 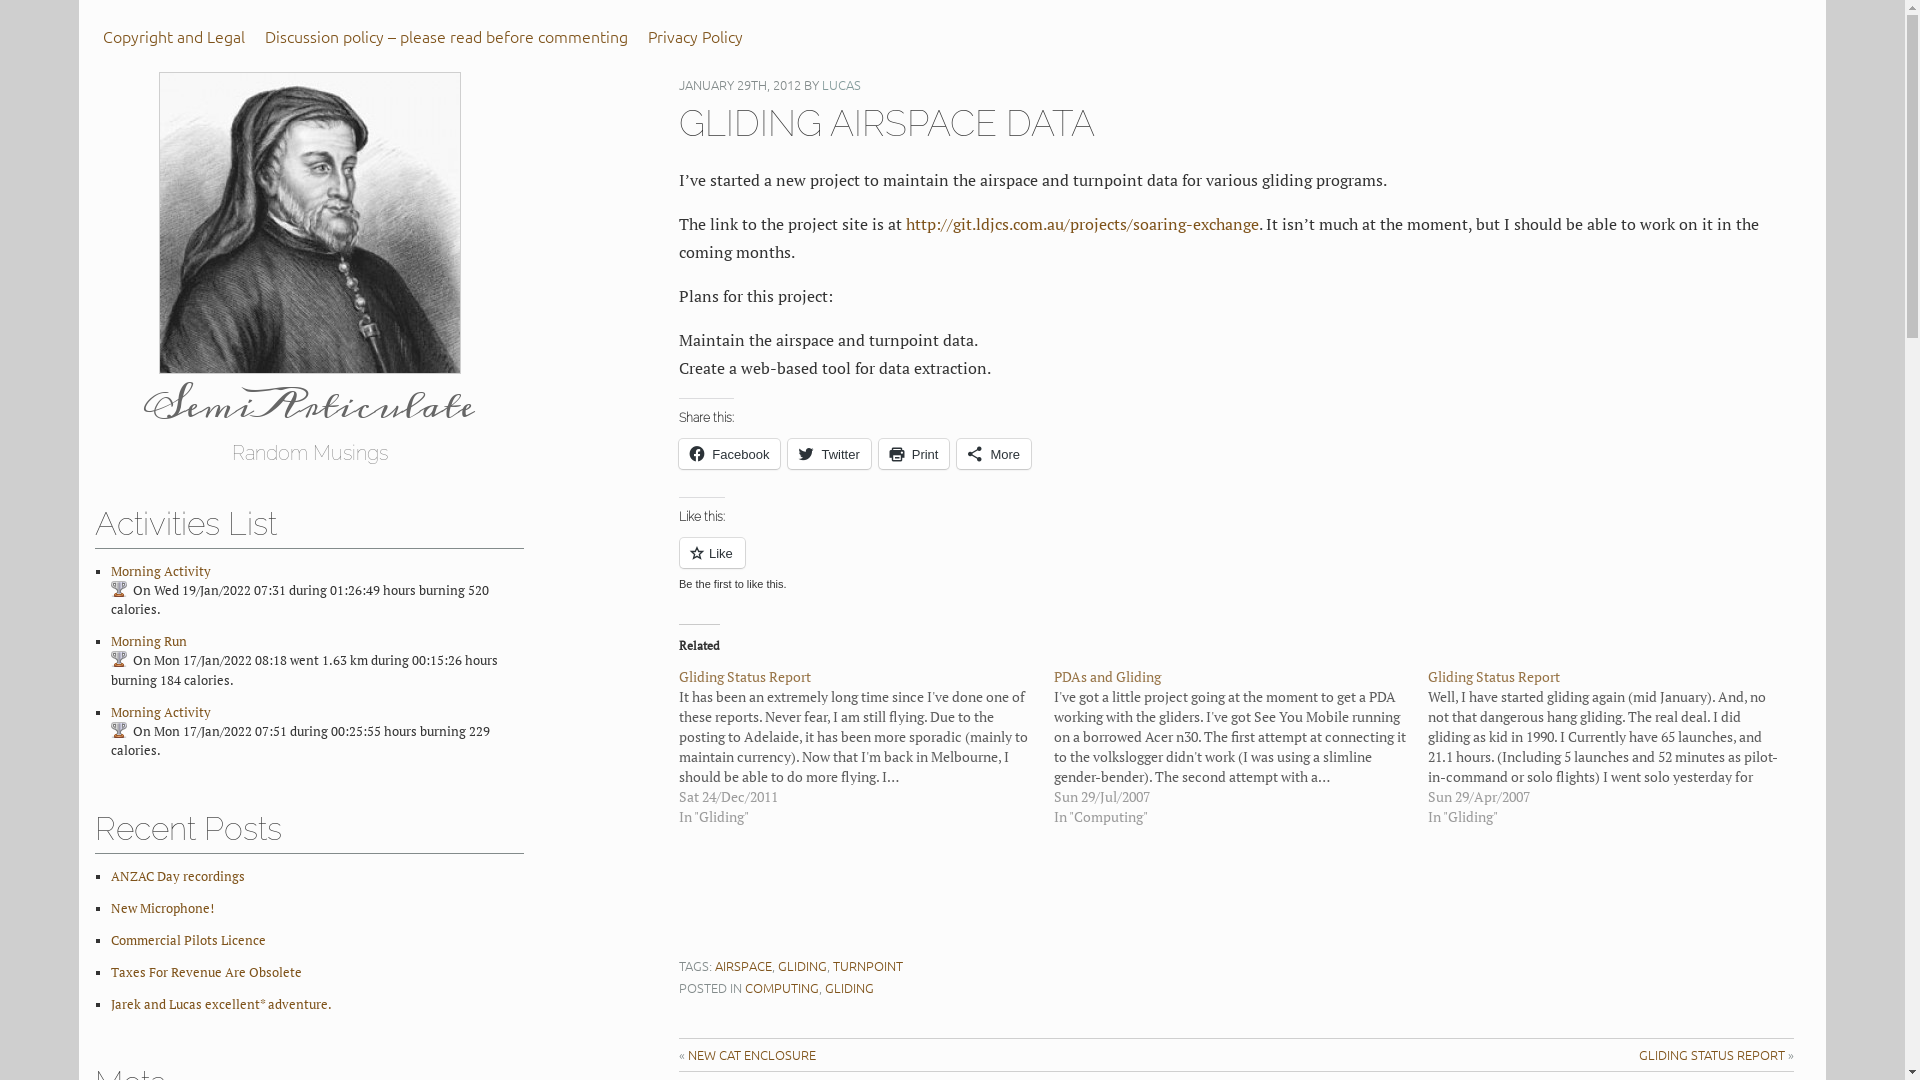 What do you see at coordinates (751, 1053) in the screenshot?
I see `'NEW CAT ENCLOSURE'` at bounding box center [751, 1053].